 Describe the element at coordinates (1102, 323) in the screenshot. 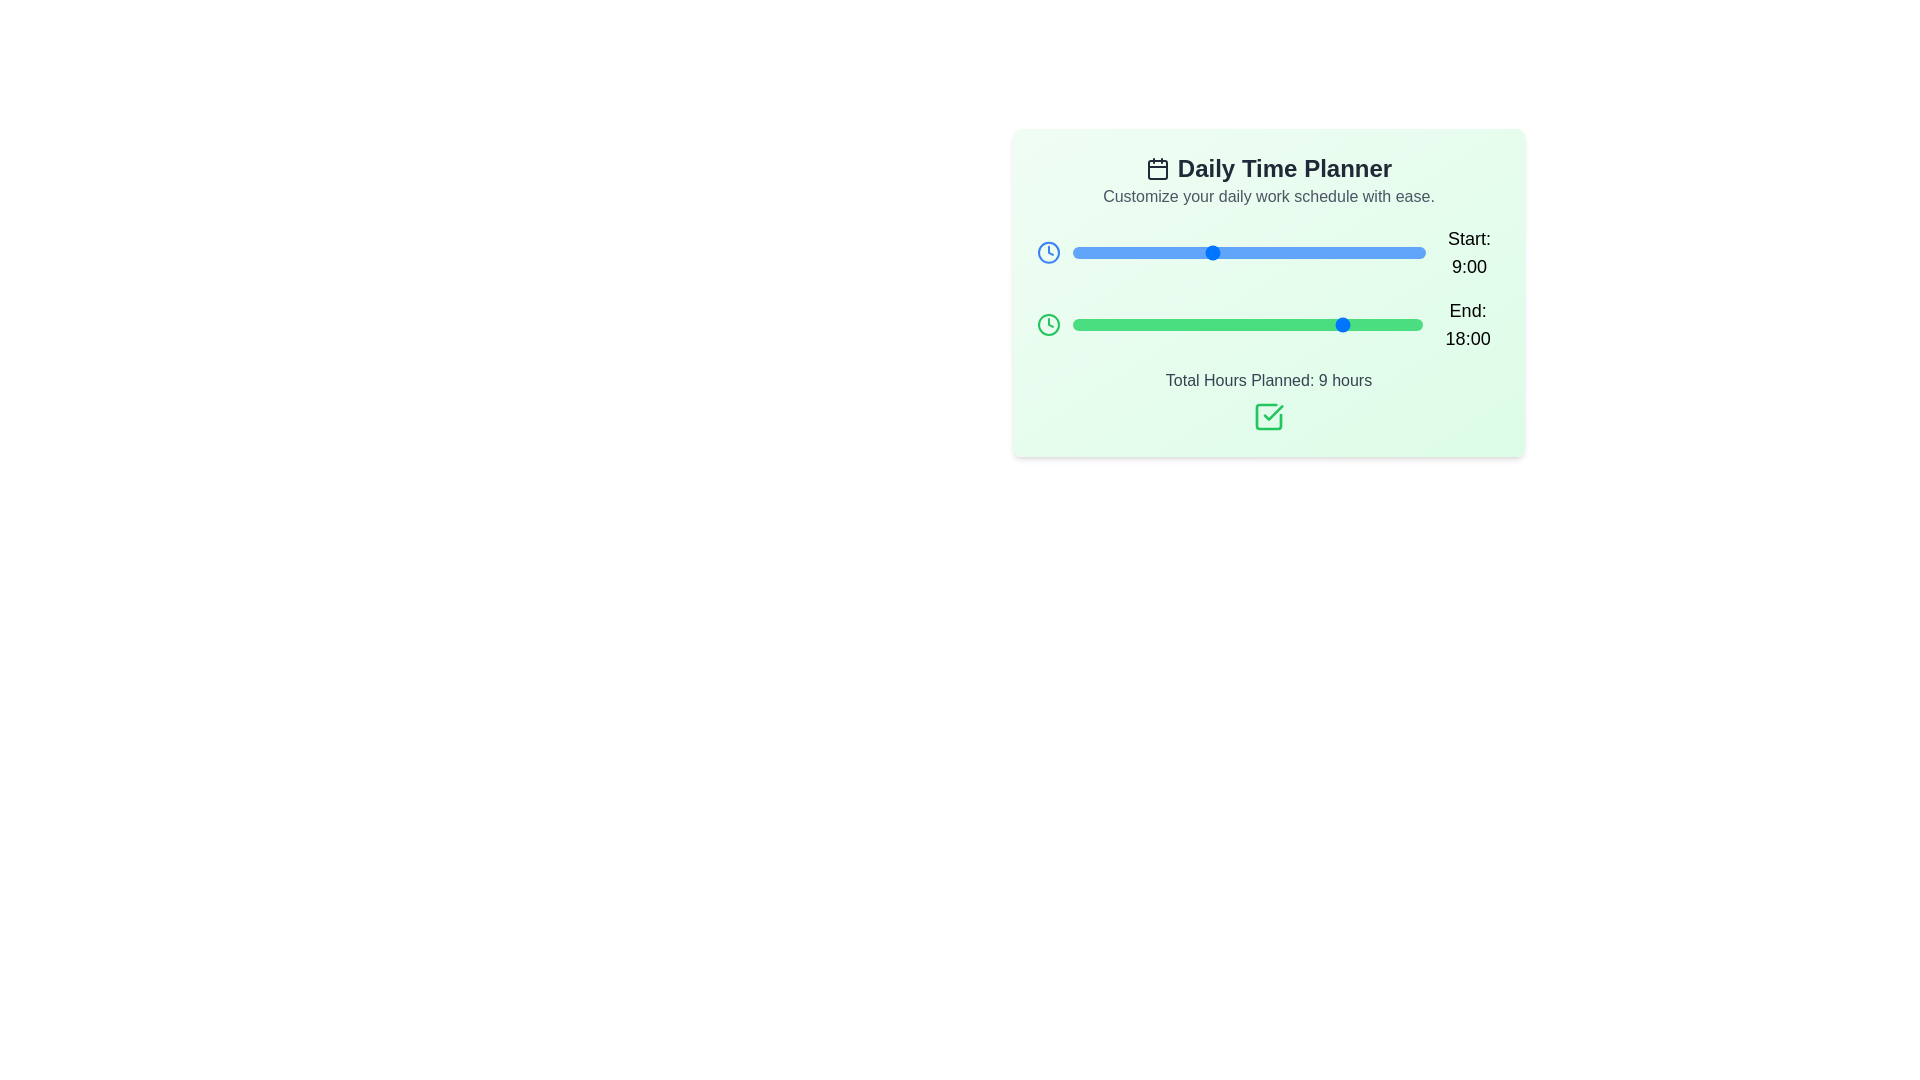

I see `the 'End' slider to set the end time to 2:00` at that location.